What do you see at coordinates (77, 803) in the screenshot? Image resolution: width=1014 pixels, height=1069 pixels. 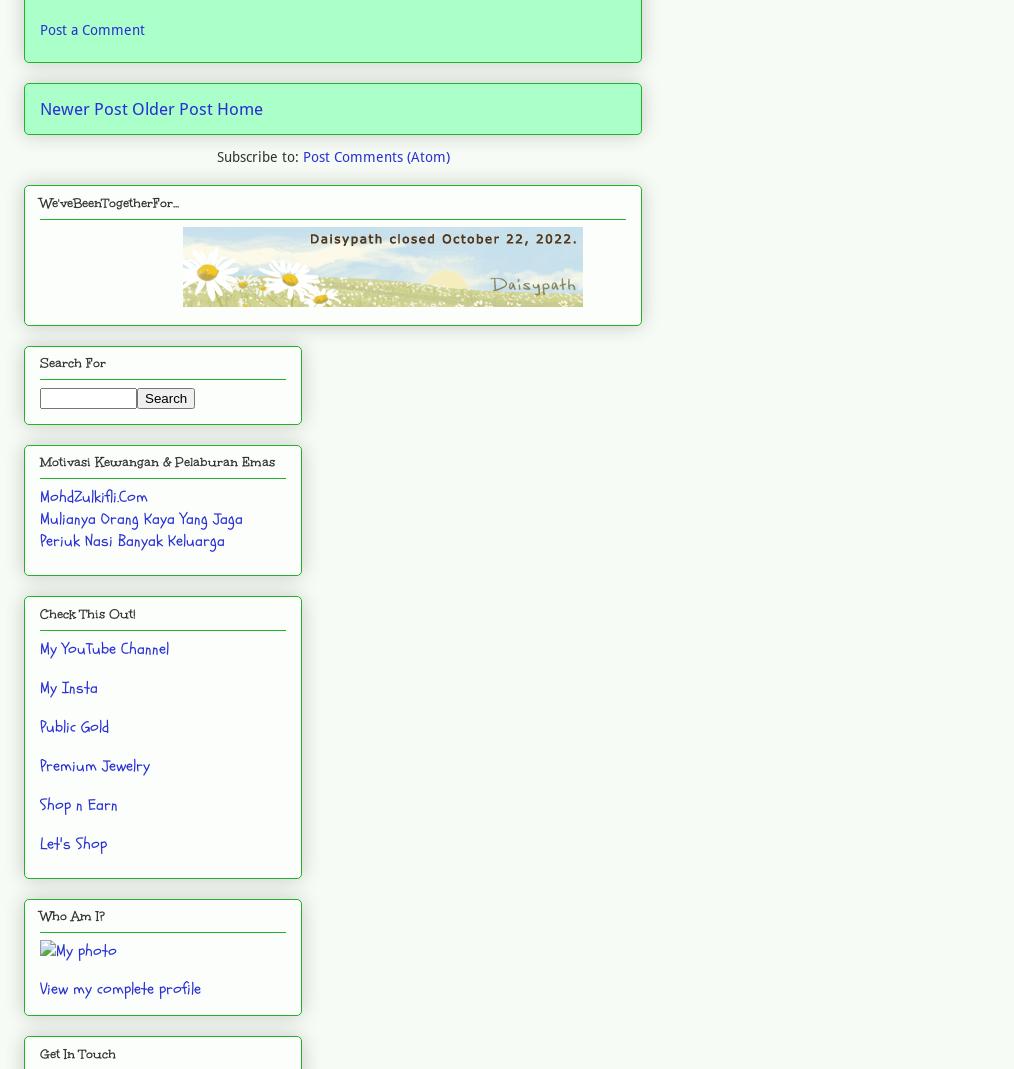 I see `'Shop n Earn'` at bounding box center [77, 803].